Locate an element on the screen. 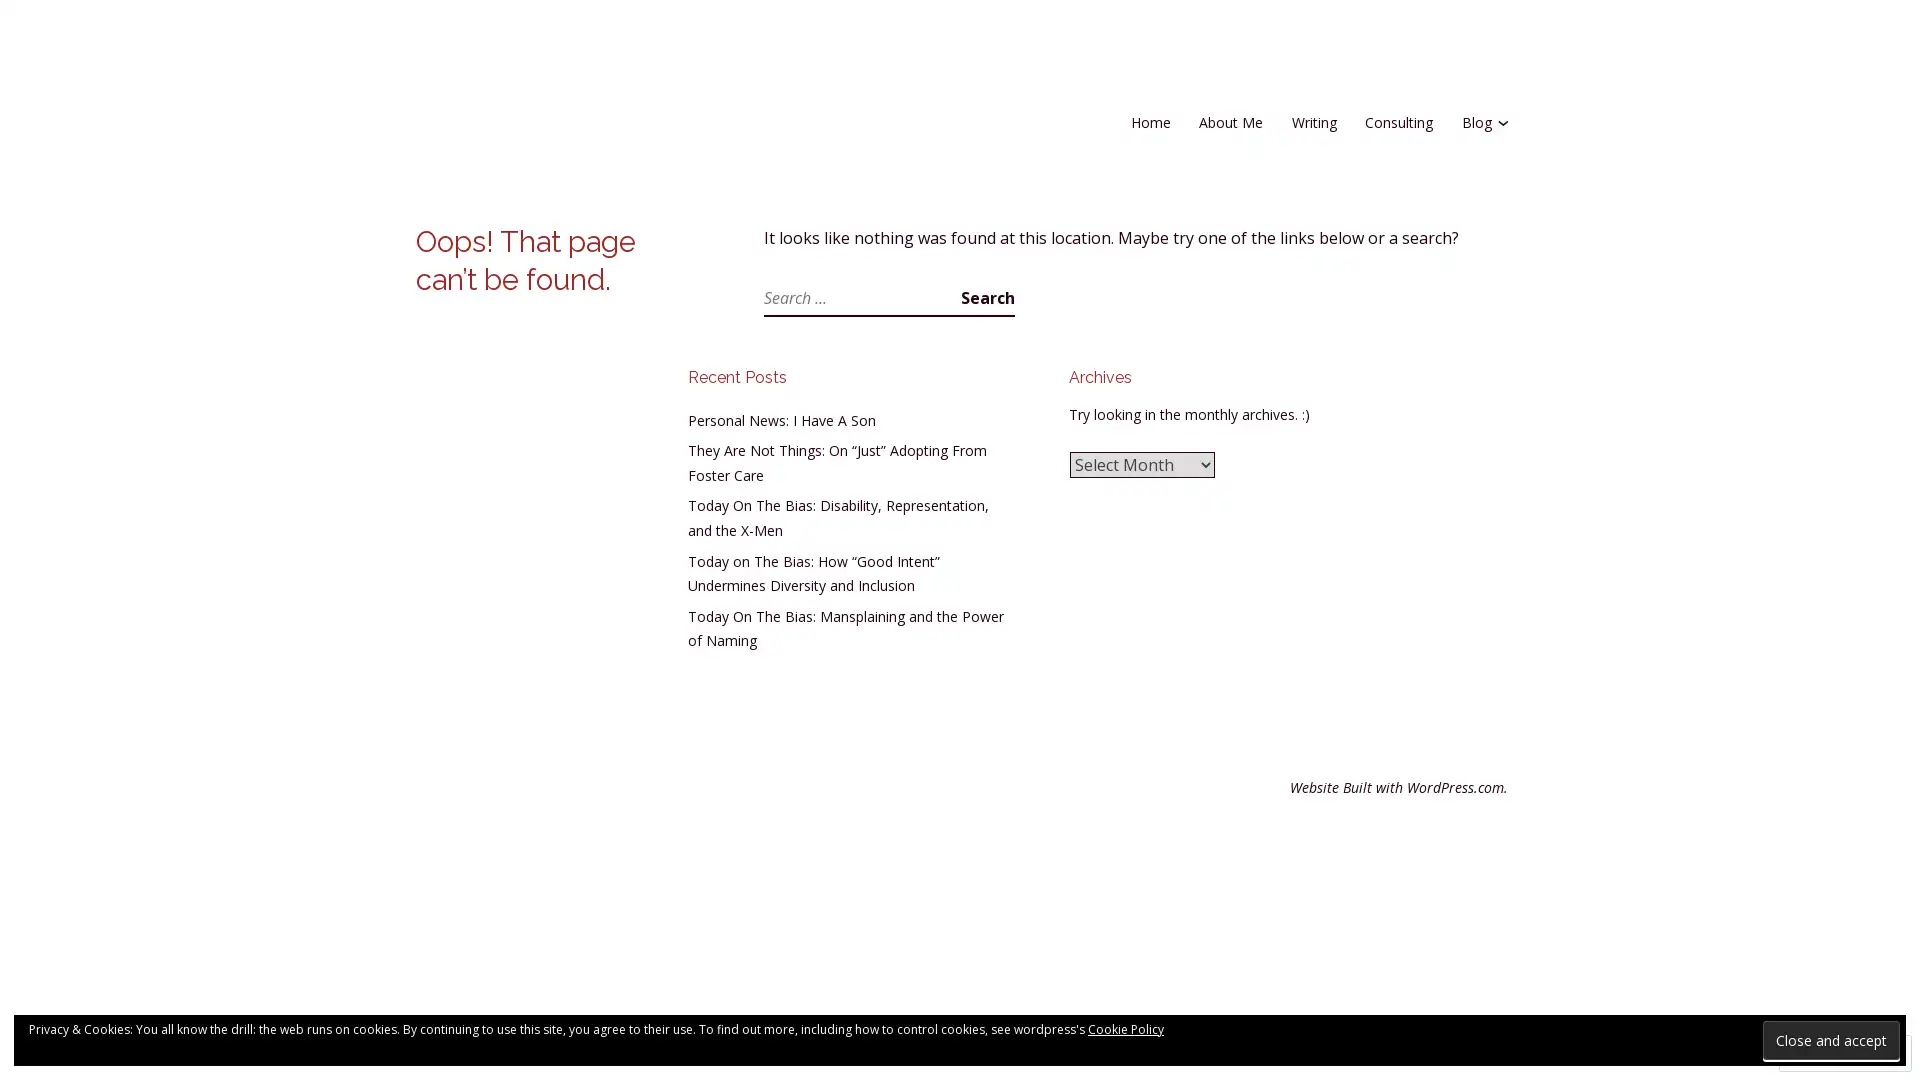 This screenshot has width=1920, height=1080. Close and accept is located at coordinates (1831, 1039).